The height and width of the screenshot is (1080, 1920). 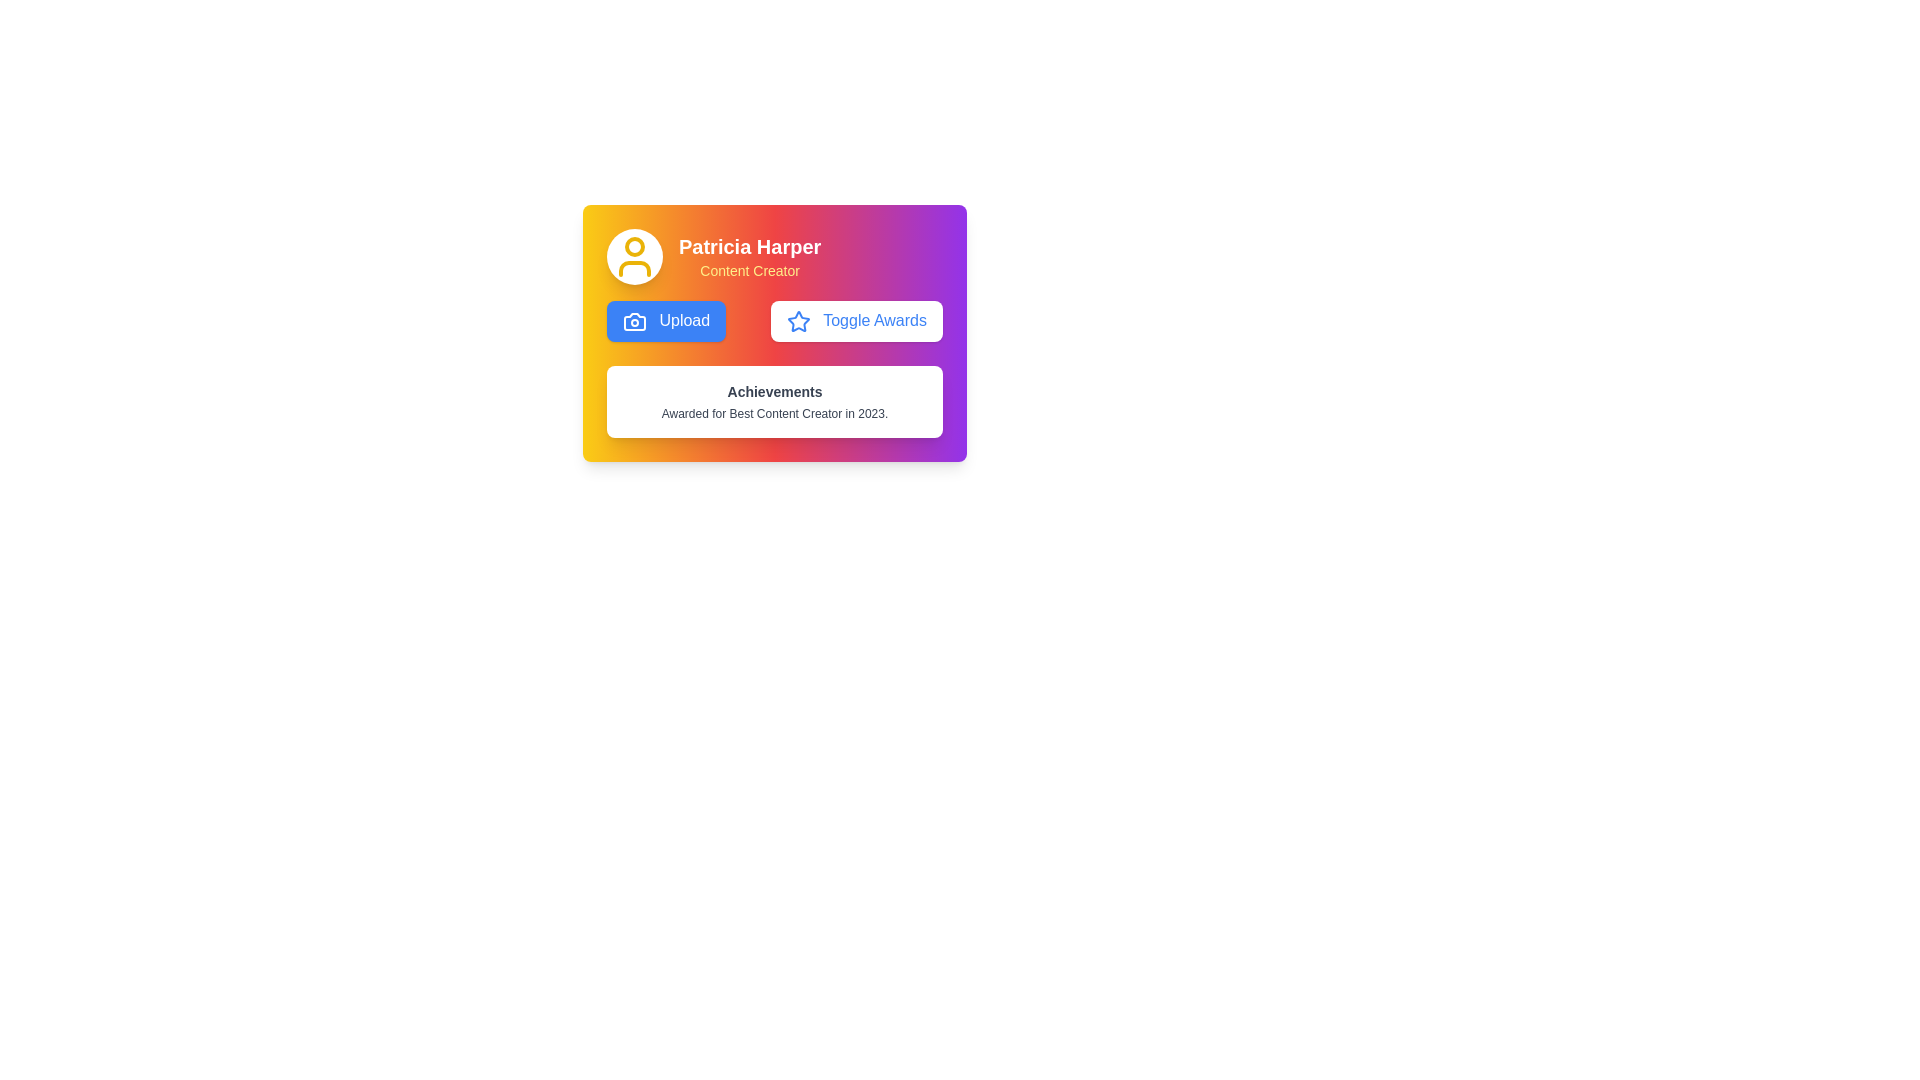 I want to click on the vibrant yellow user icon that is centered within a circular area of the card component, so click(x=633, y=256).